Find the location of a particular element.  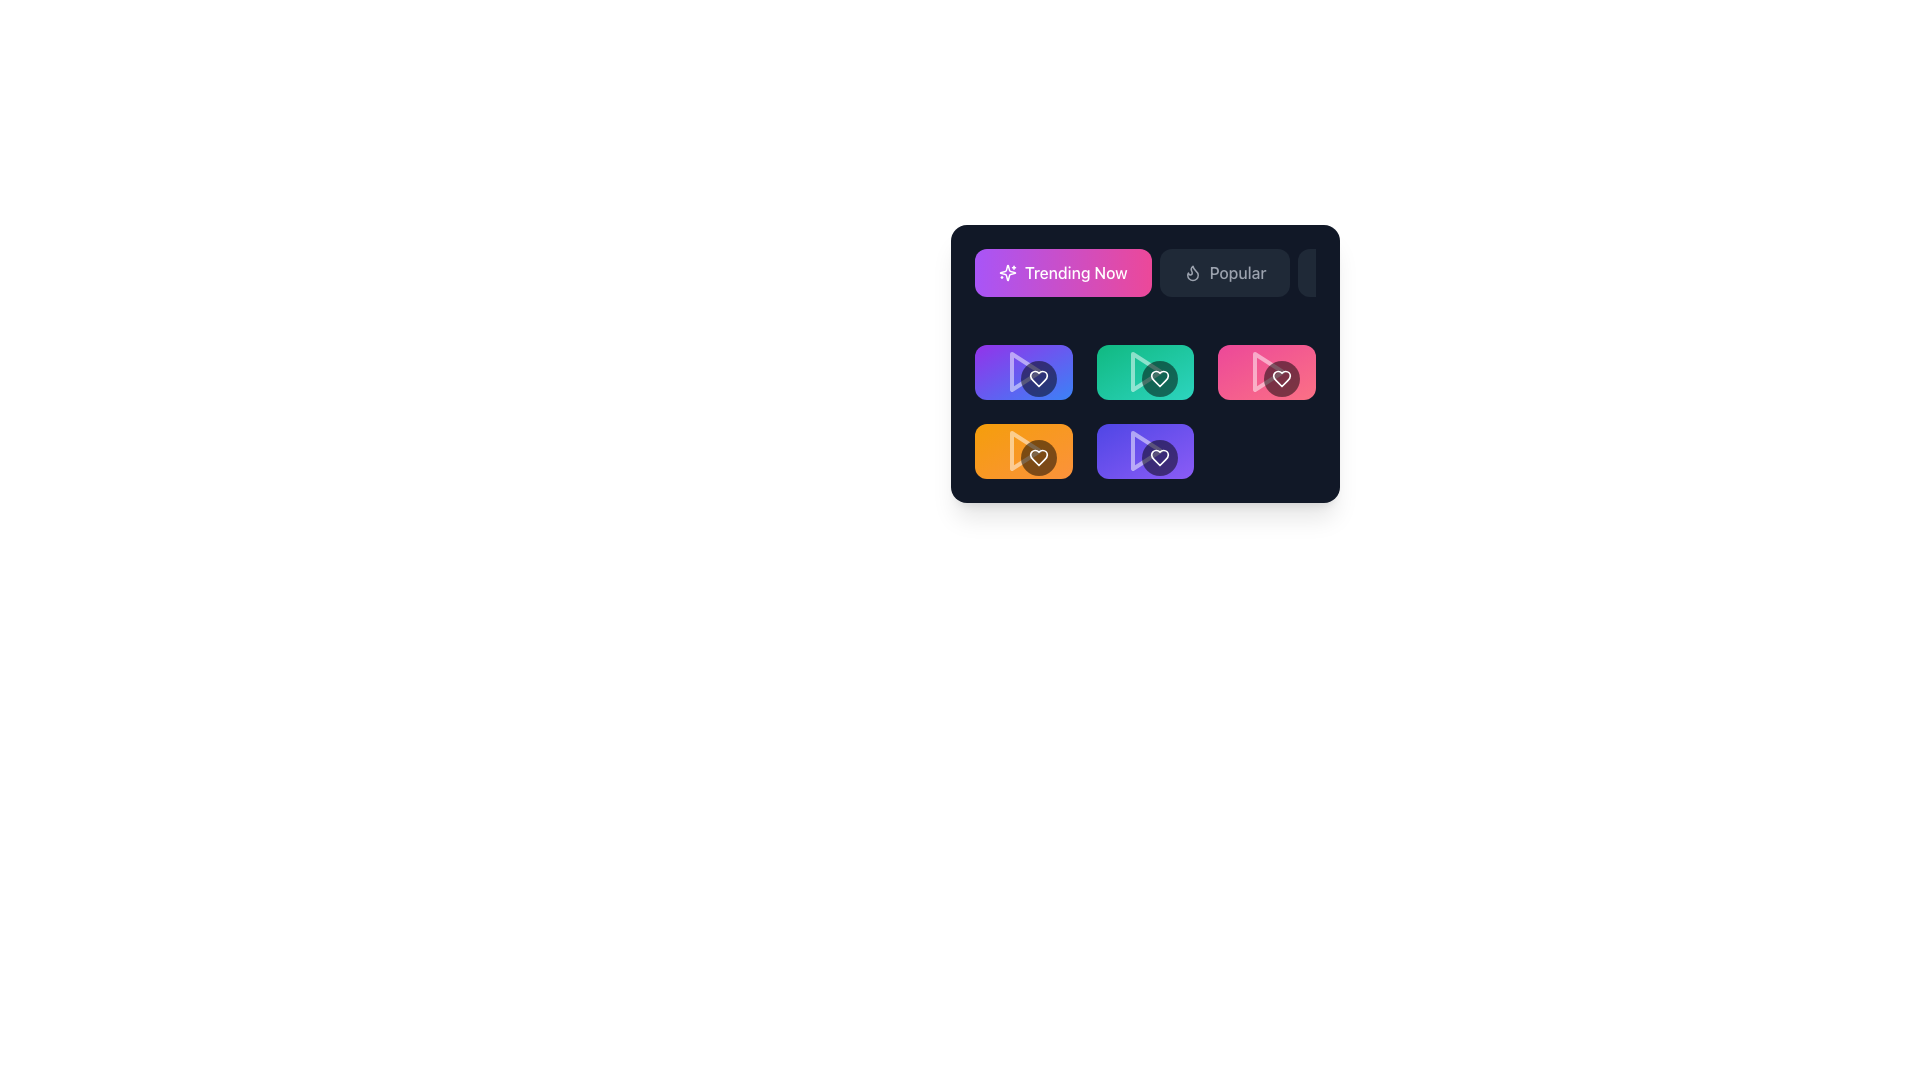

the media selection tile located in the second row and second column of the grid layout, which features a play icon and a heart icon is located at coordinates (1145, 384).